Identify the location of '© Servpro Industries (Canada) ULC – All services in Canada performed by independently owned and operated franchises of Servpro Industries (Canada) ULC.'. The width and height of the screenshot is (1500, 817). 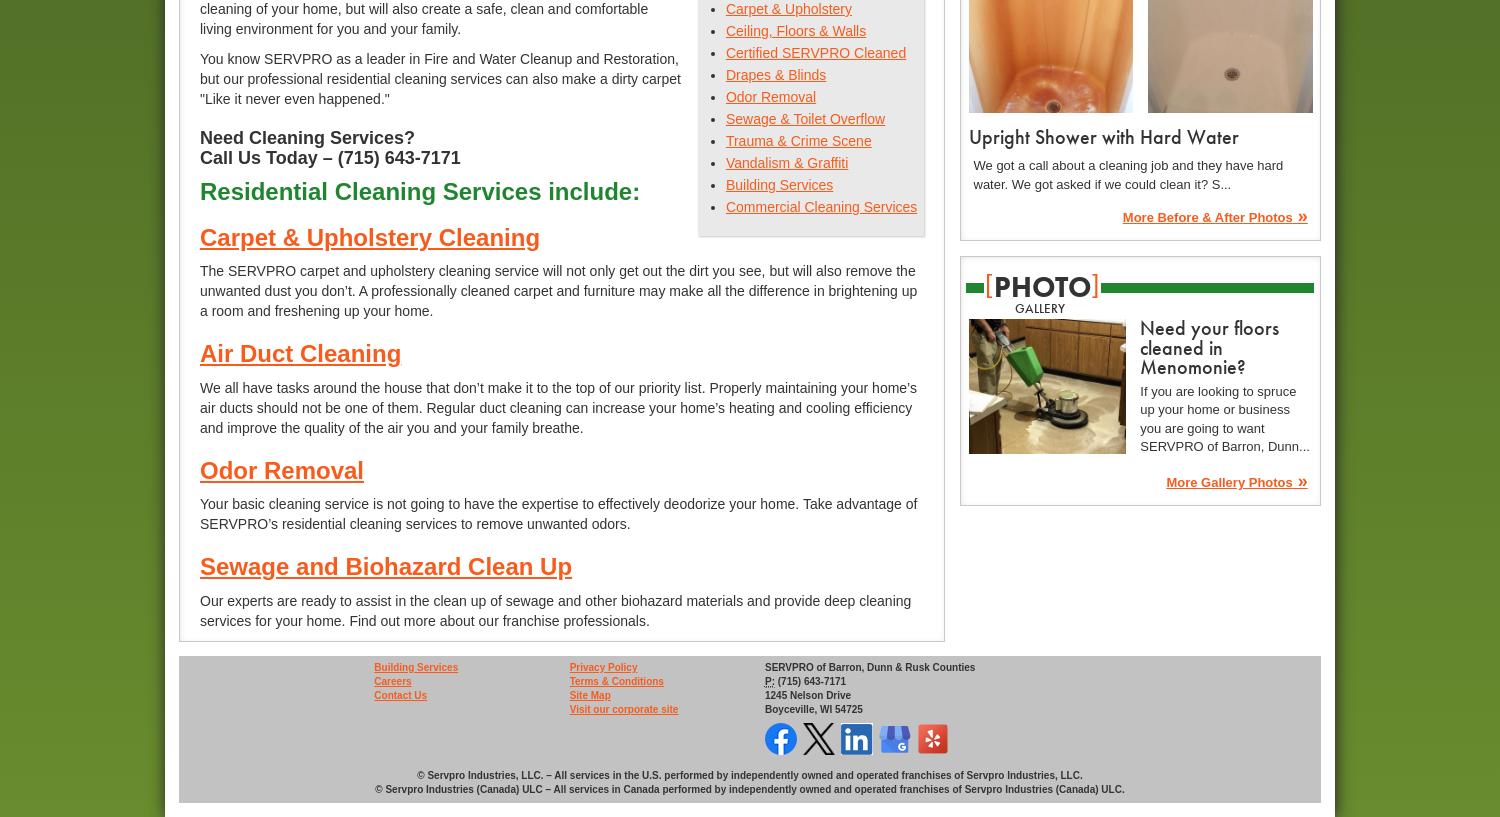
(748, 789).